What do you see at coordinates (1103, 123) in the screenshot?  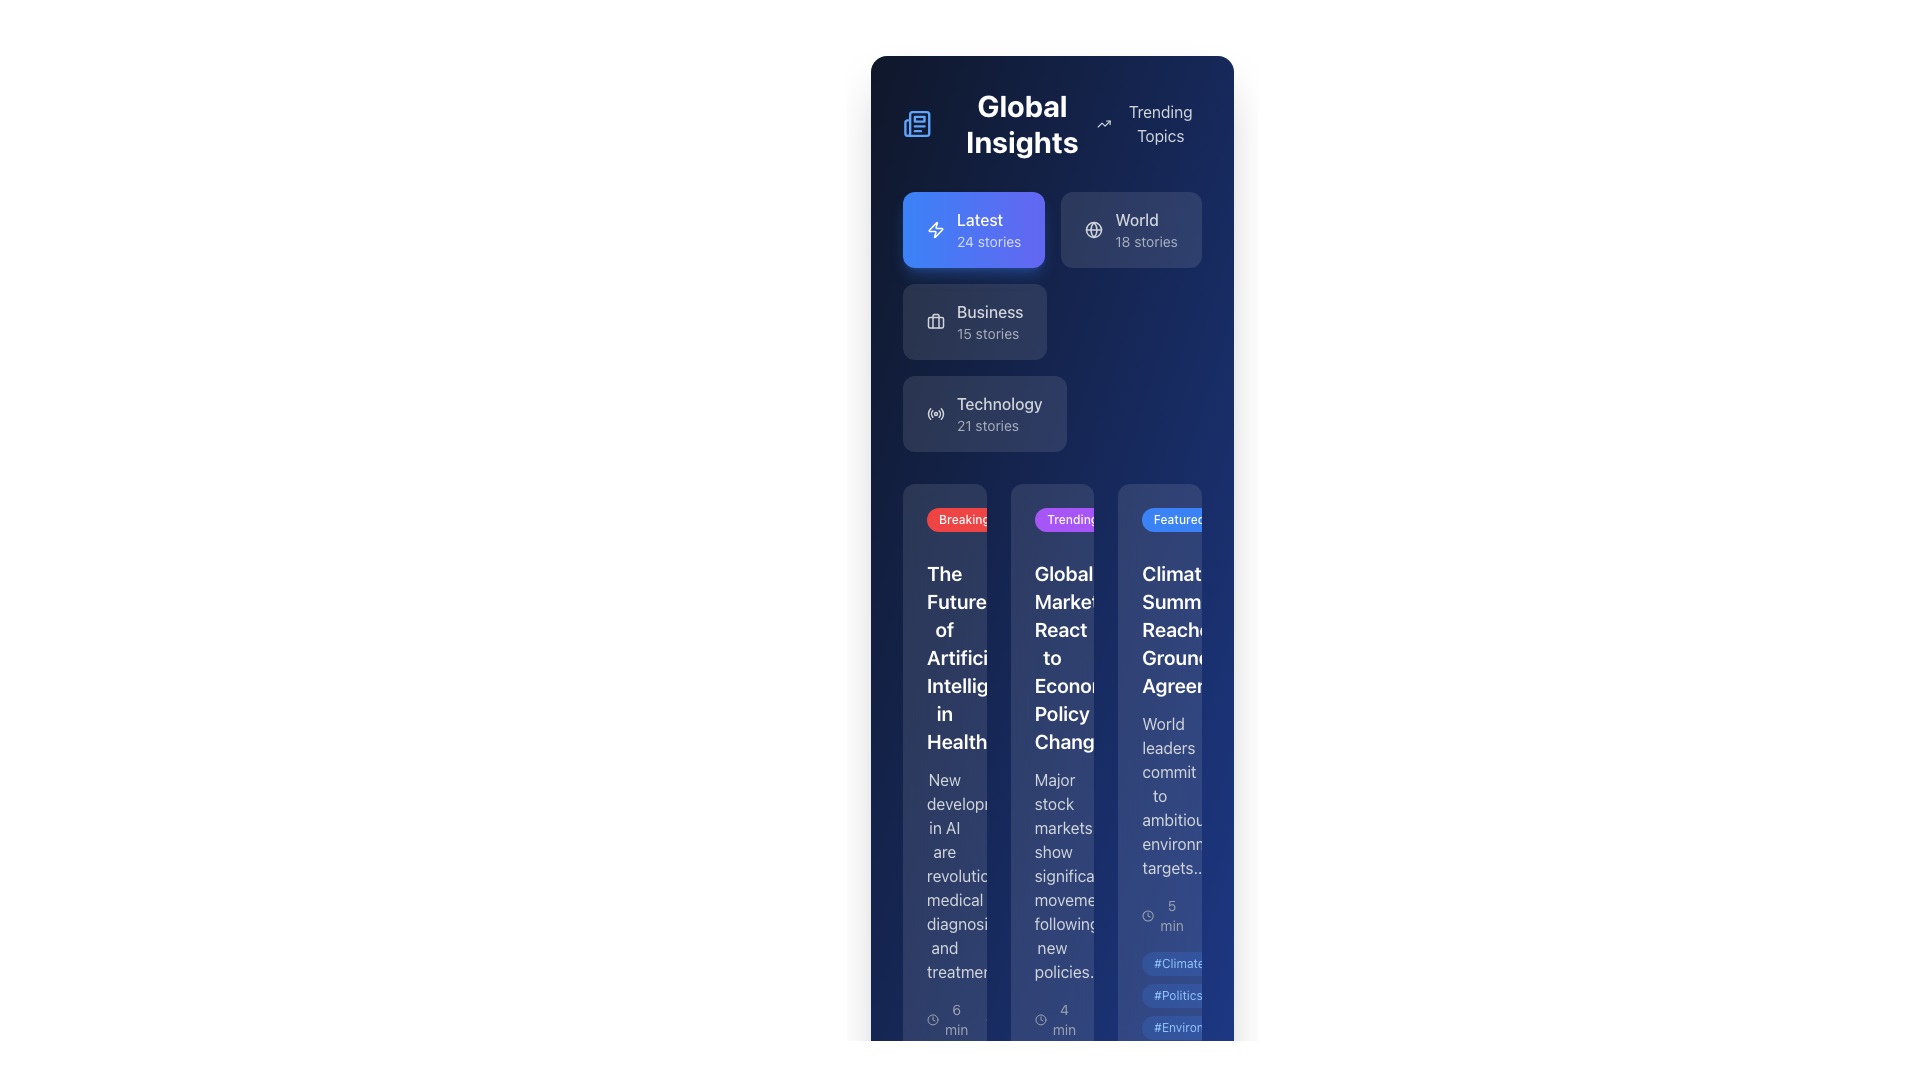 I see `the decorative icon representing 'Trending Topics'` at bounding box center [1103, 123].